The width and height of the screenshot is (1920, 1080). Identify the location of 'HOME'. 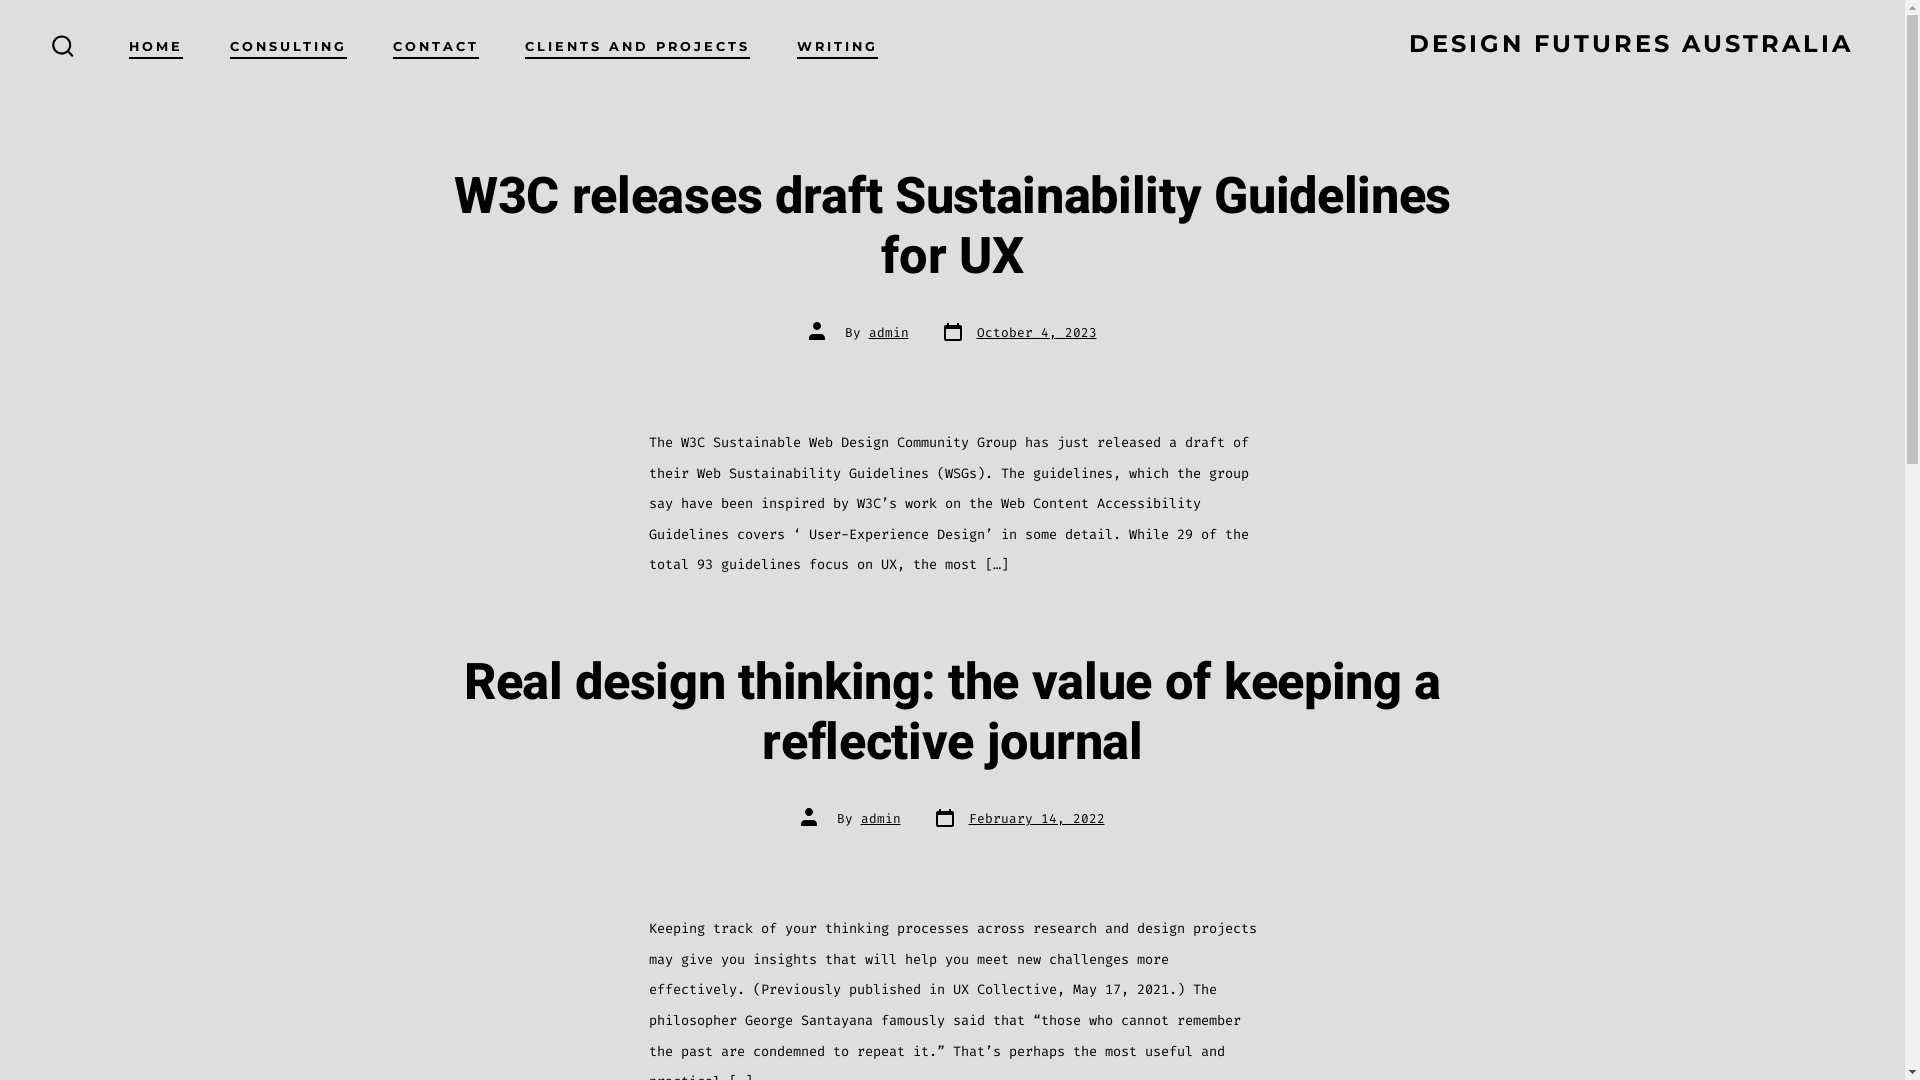
(128, 46).